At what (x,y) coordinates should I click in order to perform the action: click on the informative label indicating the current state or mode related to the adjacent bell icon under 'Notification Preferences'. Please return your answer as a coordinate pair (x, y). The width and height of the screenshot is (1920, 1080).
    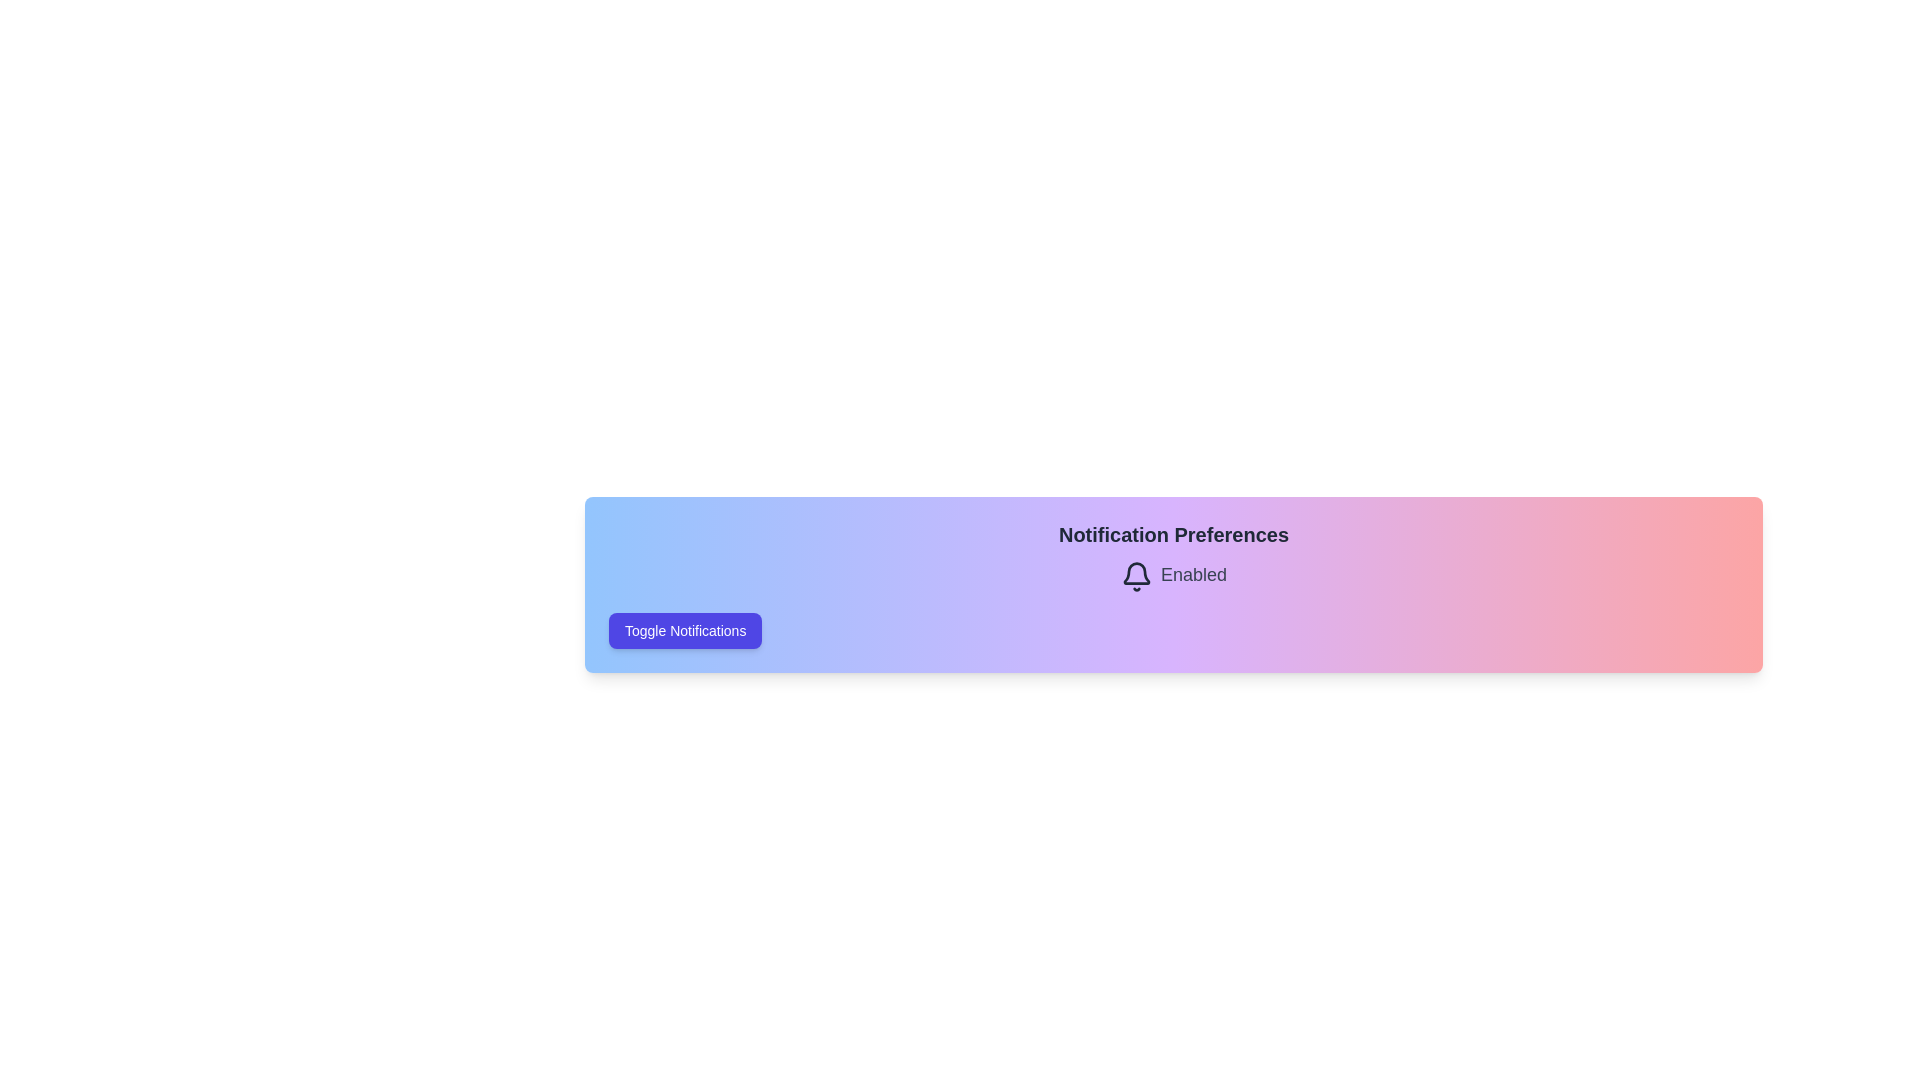
    Looking at the image, I should click on (1194, 577).